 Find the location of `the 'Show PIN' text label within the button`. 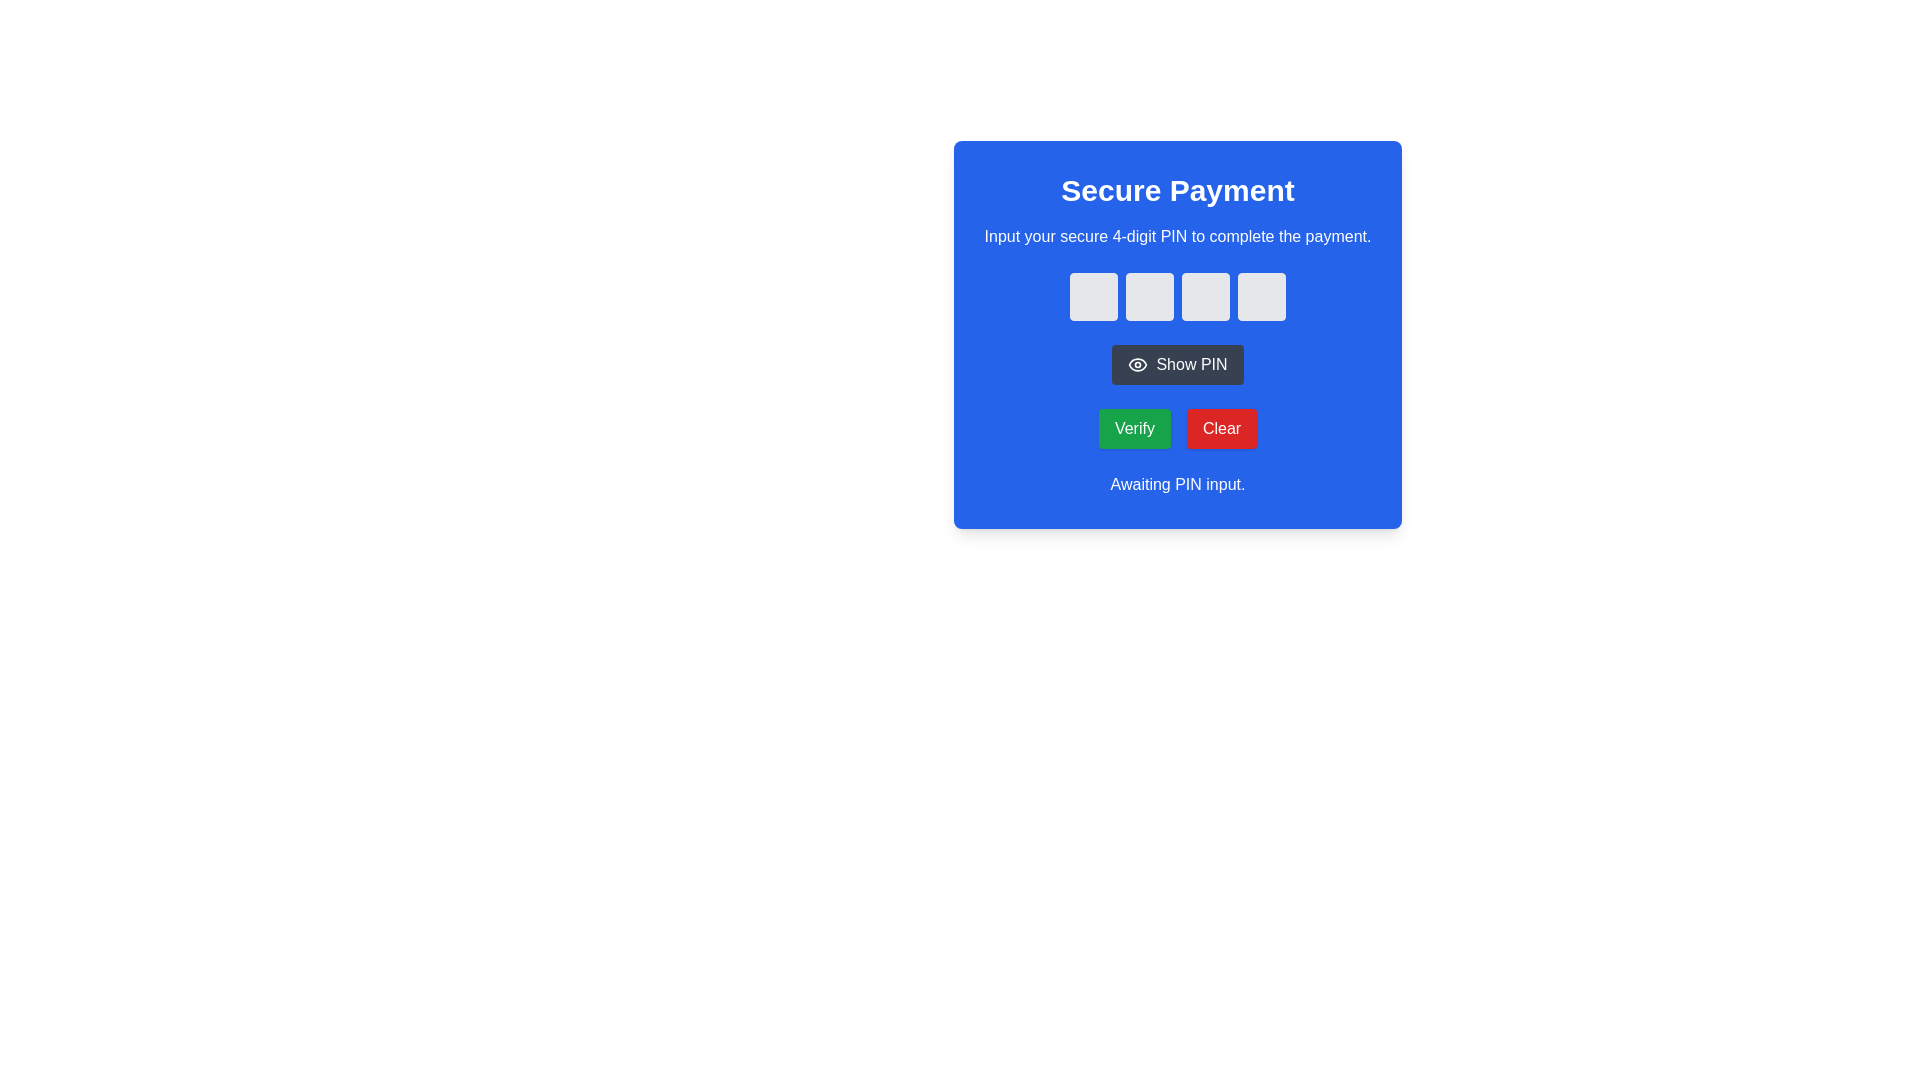

the 'Show PIN' text label within the button is located at coordinates (1191, 365).